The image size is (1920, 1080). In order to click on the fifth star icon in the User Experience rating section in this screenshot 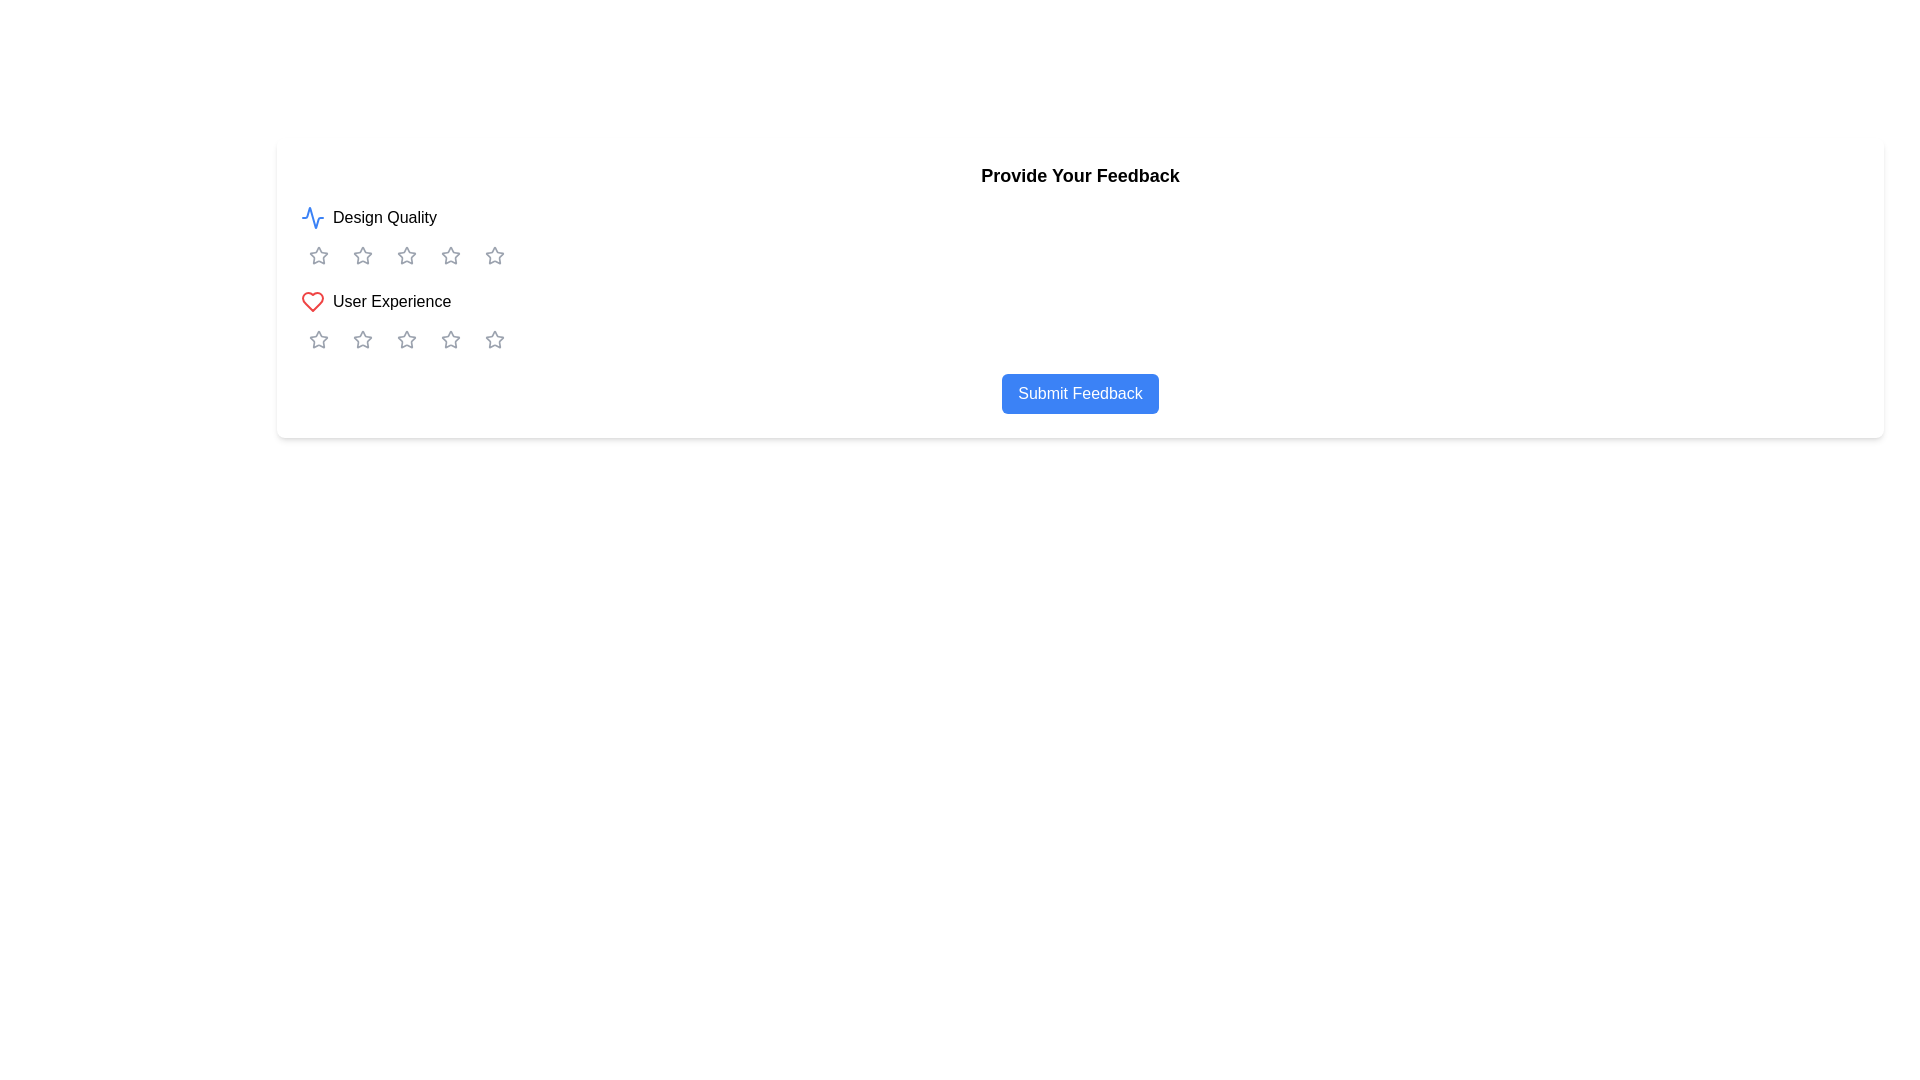, I will do `click(494, 338)`.